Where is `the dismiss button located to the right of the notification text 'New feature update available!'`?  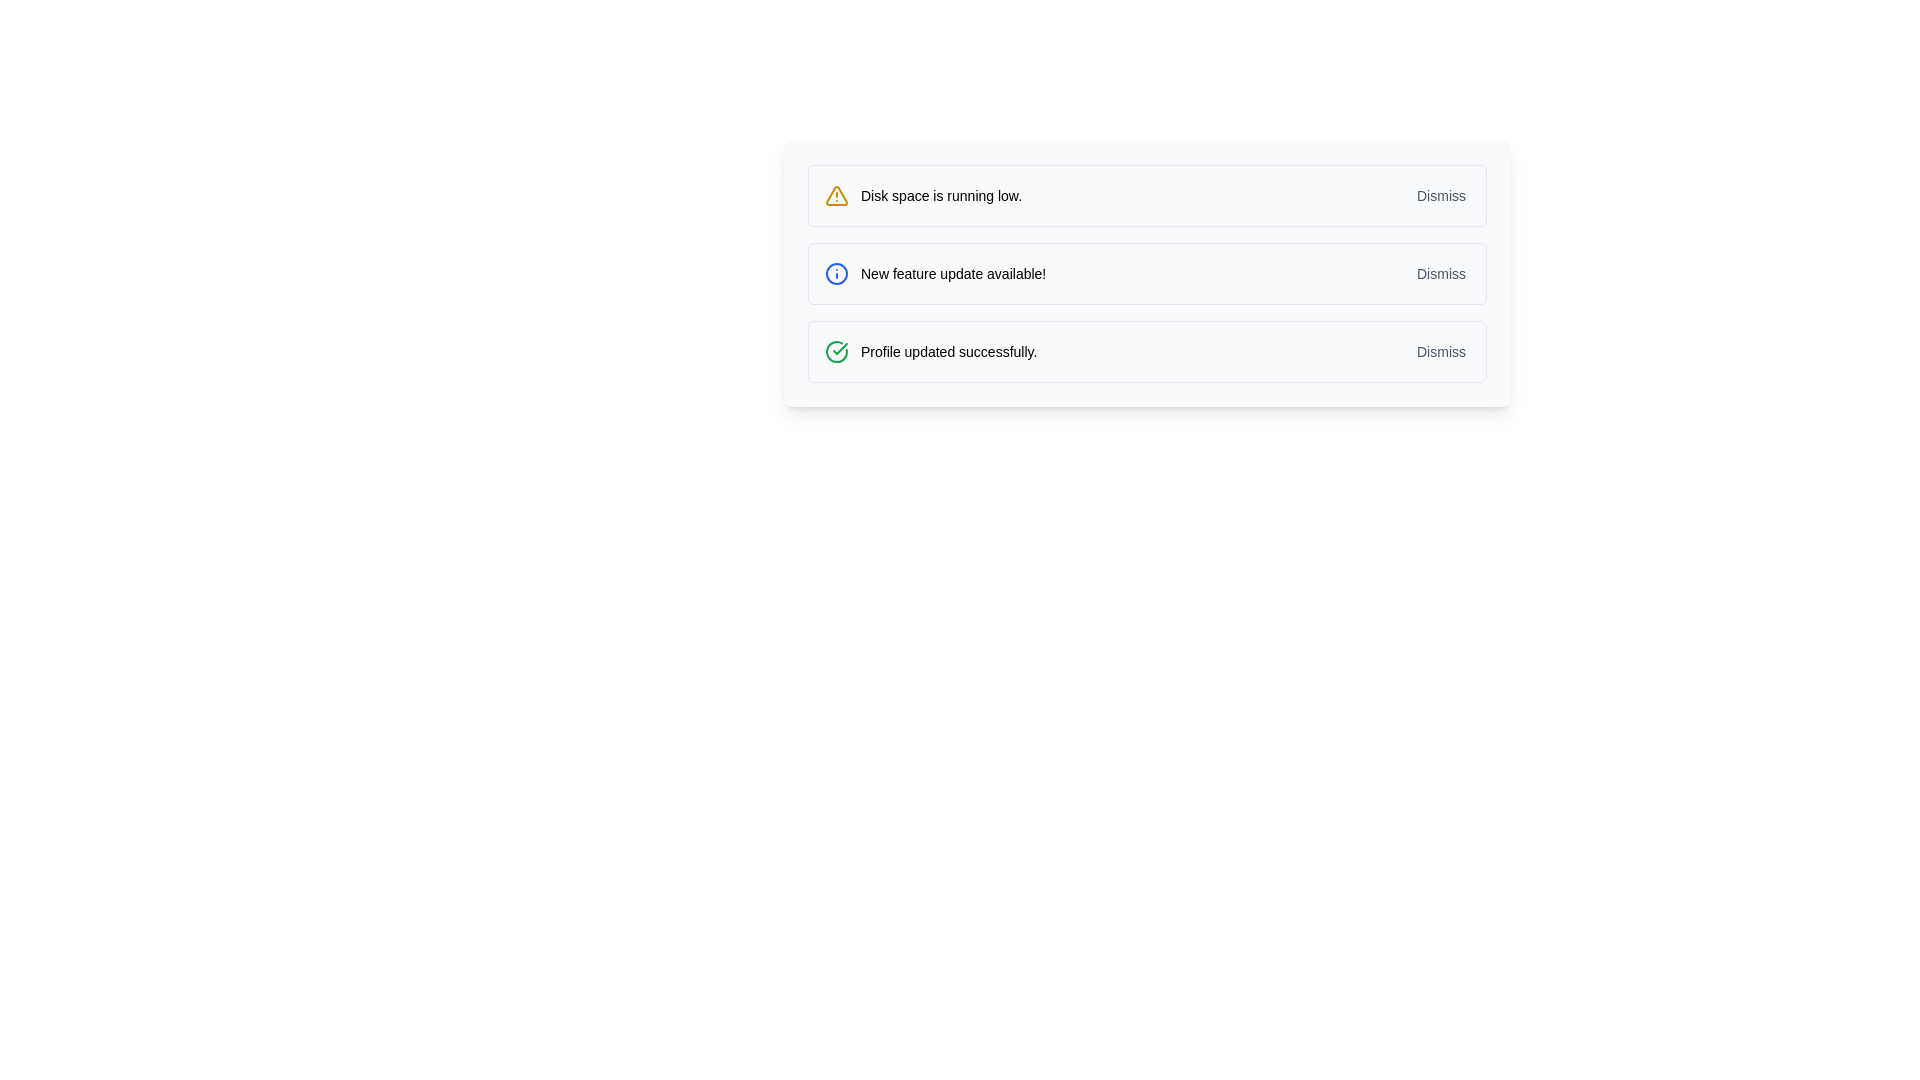 the dismiss button located to the right of the notification text 'New feature update available!' is located at coordinates (1441, 273).